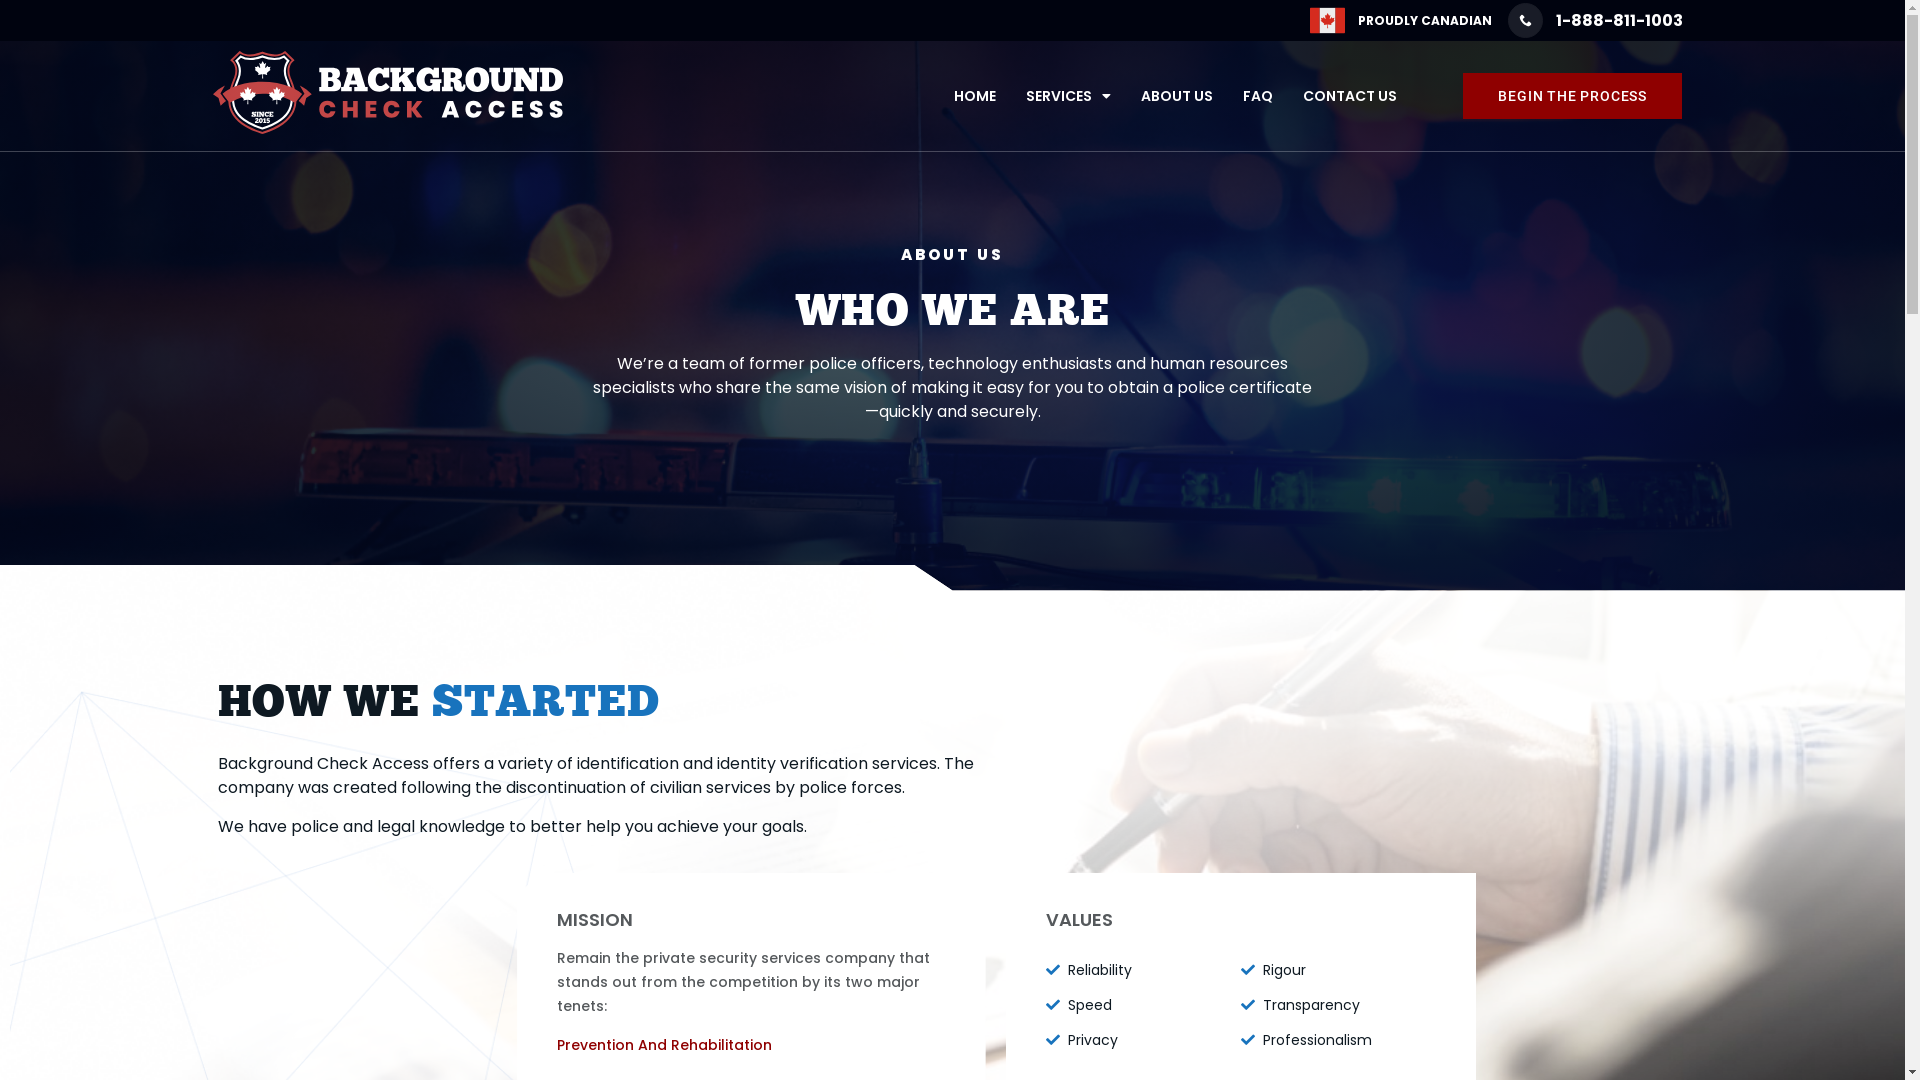 This screenshot has height=1080, width=1920. What do you see at coordinates (1594, 20) in the screenshot?
I see `'1-888-811-1003'` at bounding box center [1594, 20].